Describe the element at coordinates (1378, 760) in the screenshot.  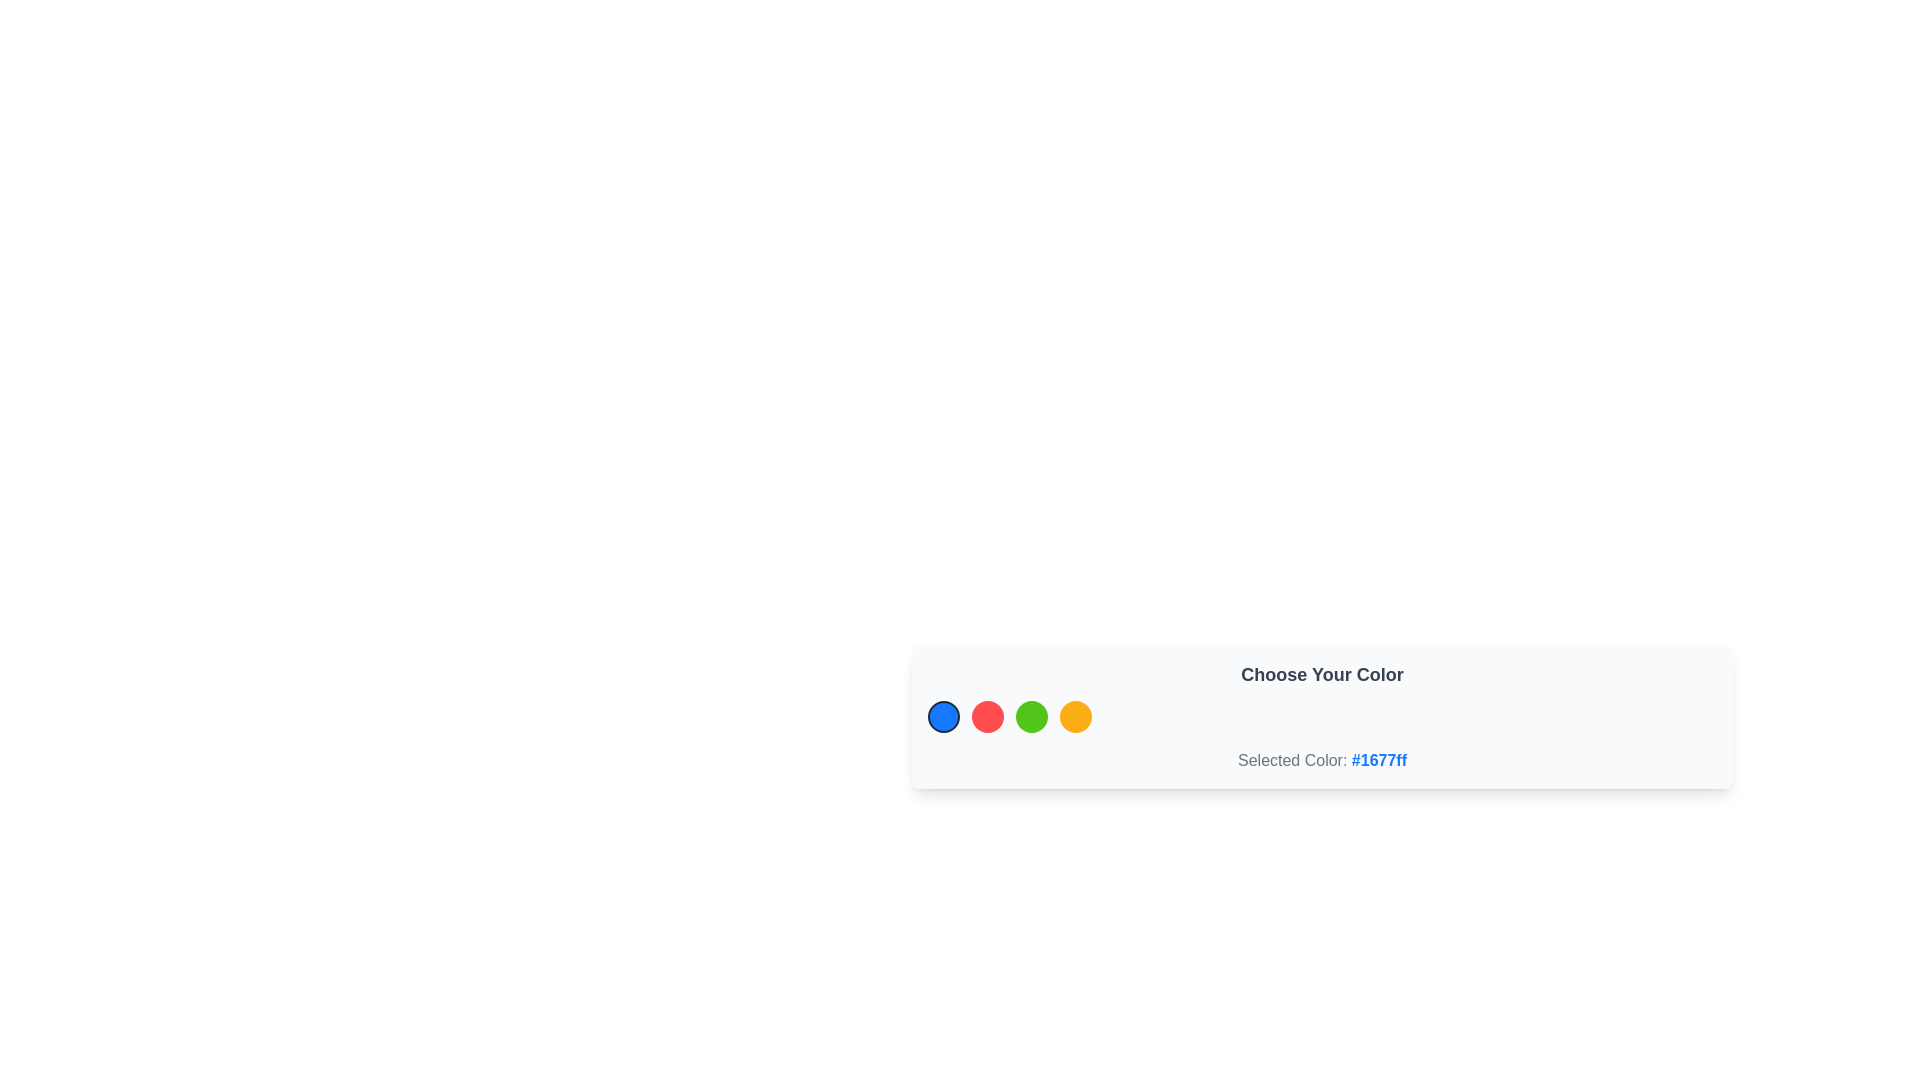
I see `the text label displaying the color code '#1677ff', which is bold and blue, located to the right of the 'Selected Color:' label` at that location.